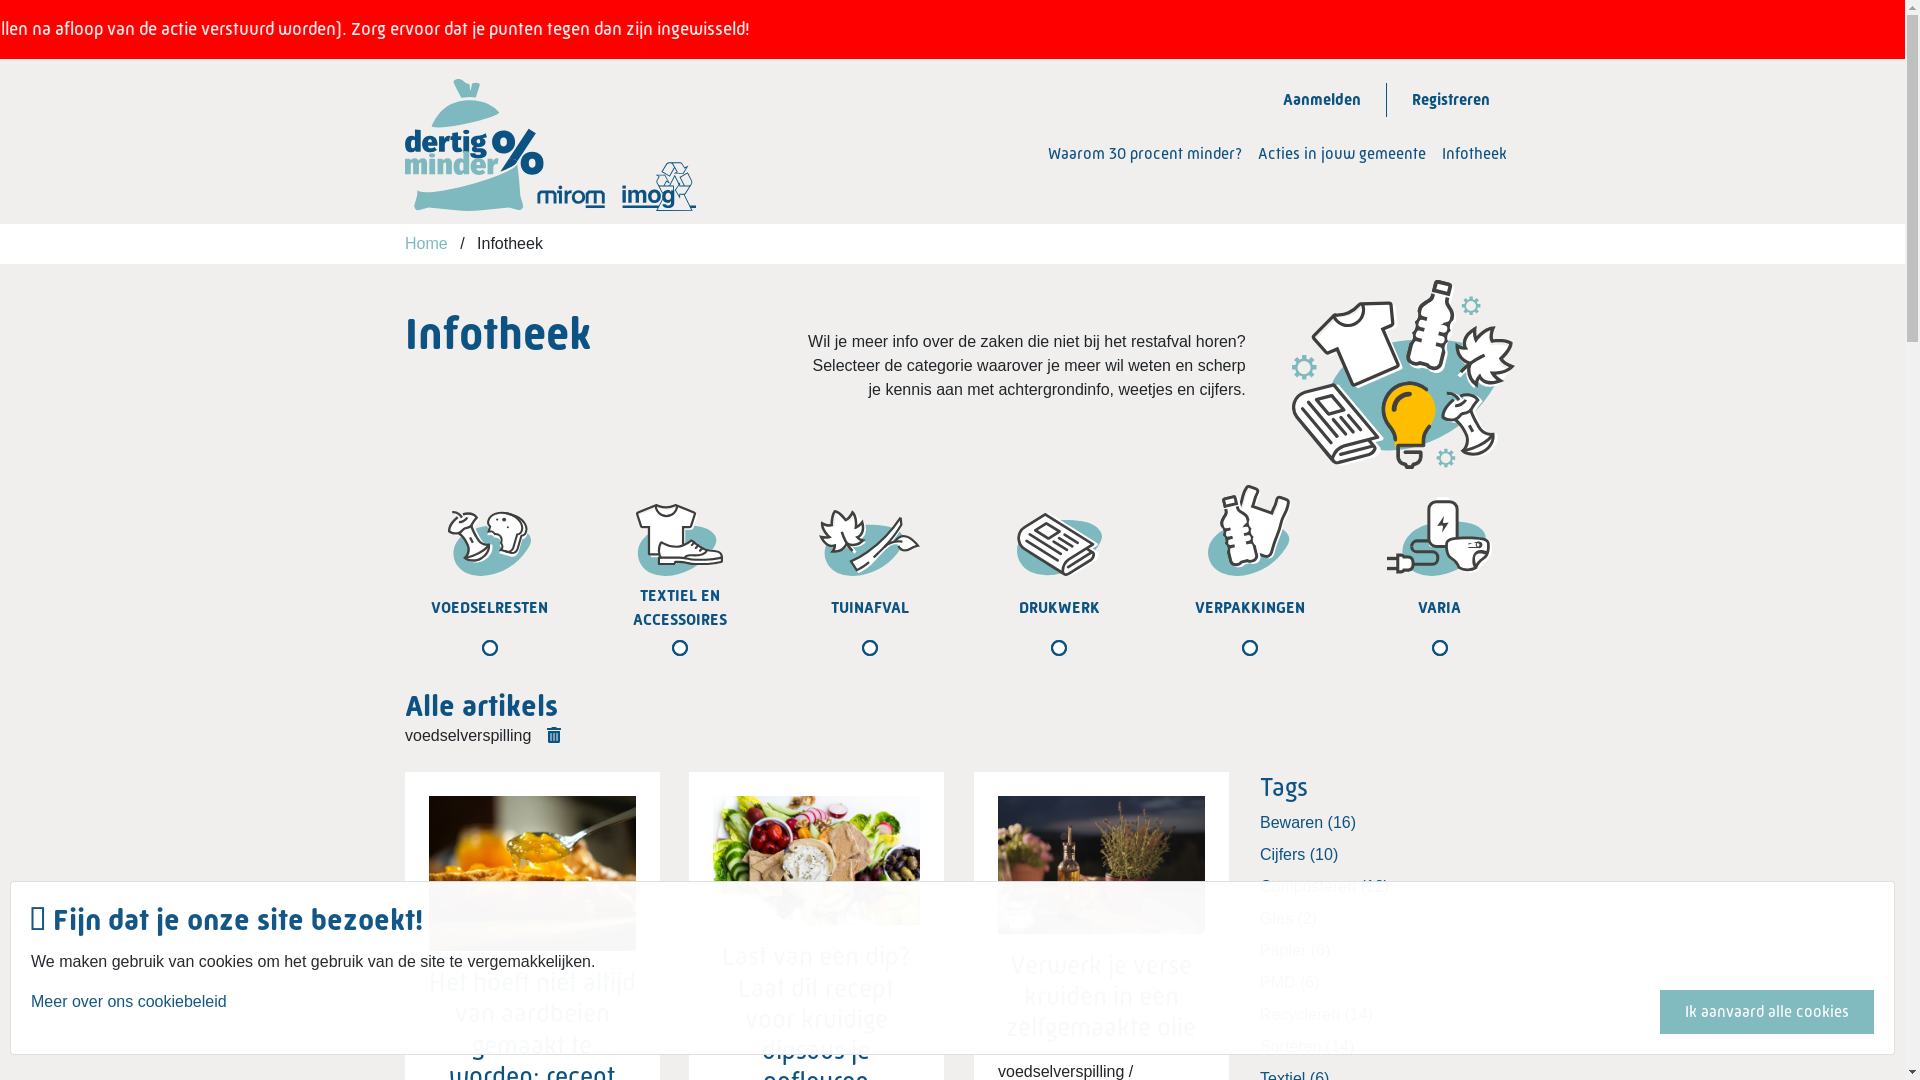  I want to click on 'PMD (6)', so click(1386, 982).